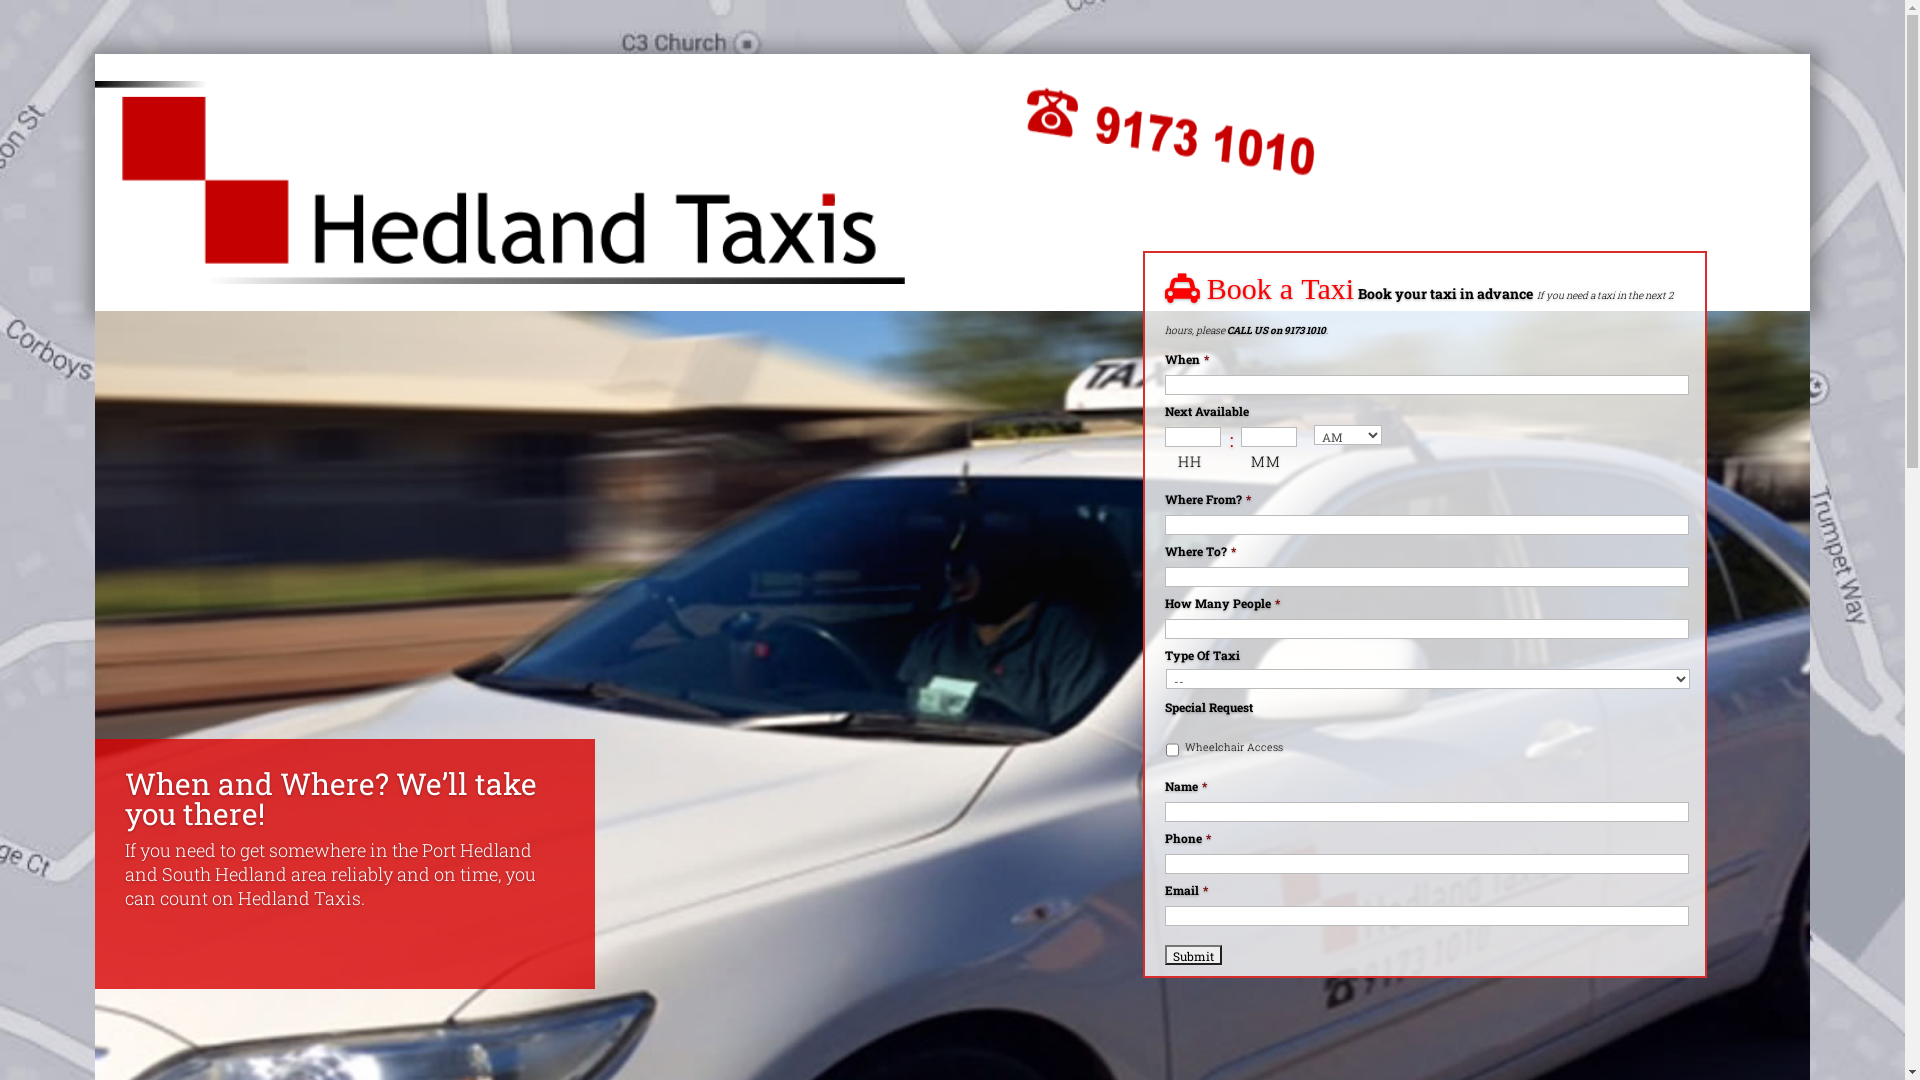 Image resolution: width=1920 pixels, height=1080 pixels. I want to click on 'Submit', so click(1193, 952).